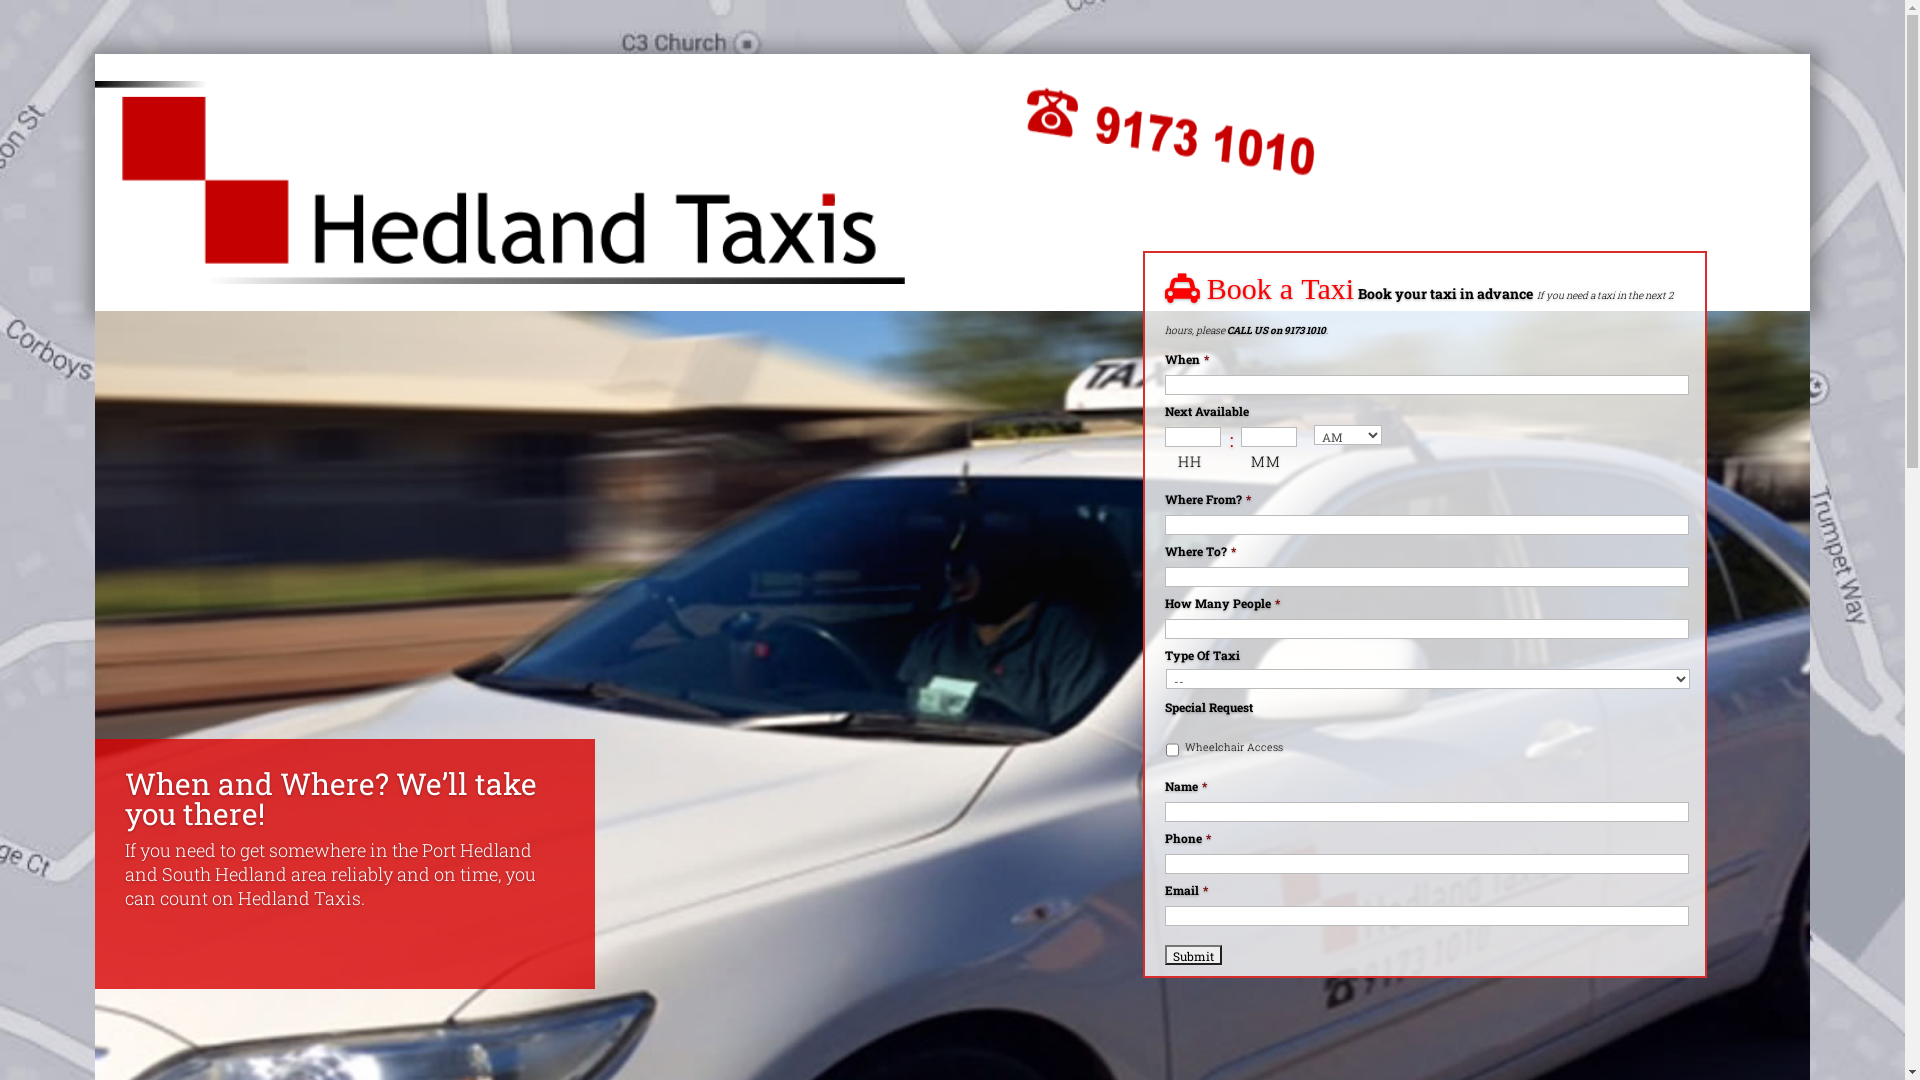 Image resolution: width=1920 pixels, height=1080 pixels. I want to click on 'Submit', so click(1193, 952).